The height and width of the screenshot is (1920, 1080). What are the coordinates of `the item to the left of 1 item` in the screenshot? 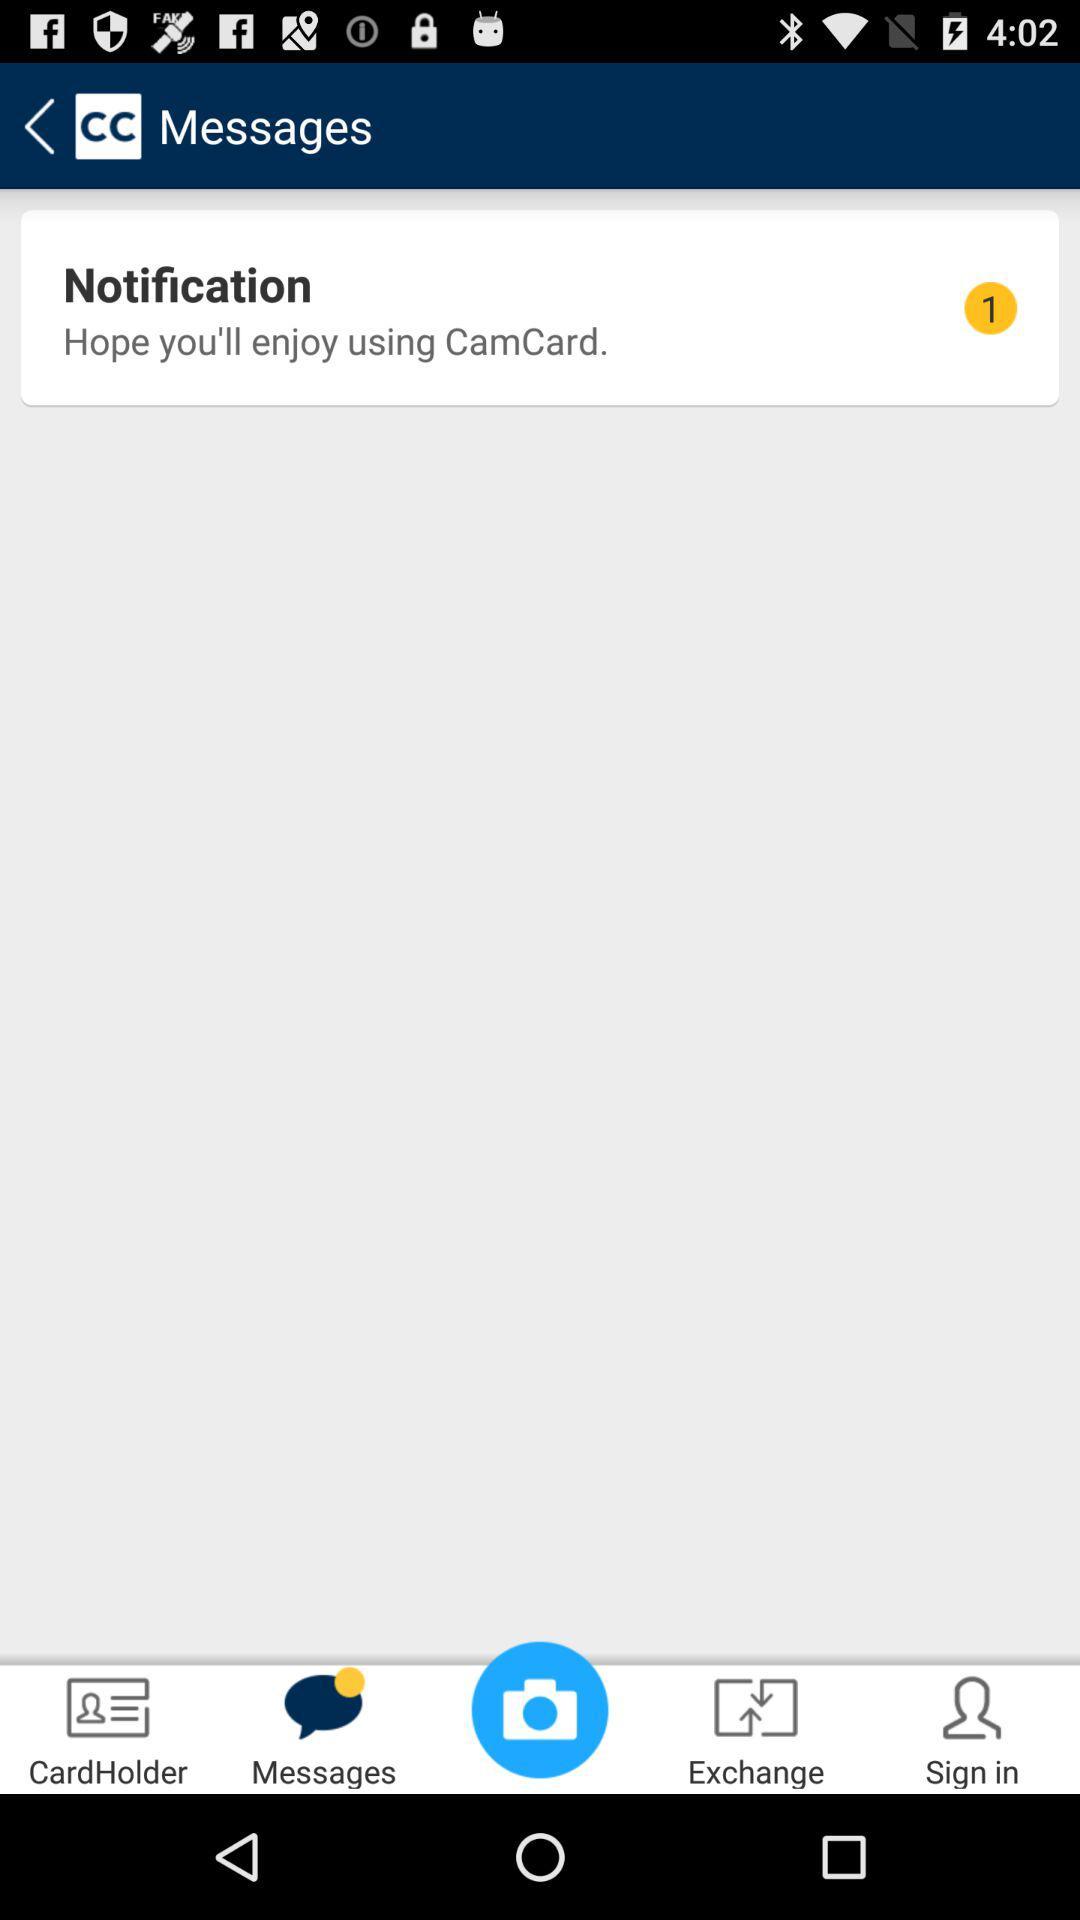 It's located at (187, 282).